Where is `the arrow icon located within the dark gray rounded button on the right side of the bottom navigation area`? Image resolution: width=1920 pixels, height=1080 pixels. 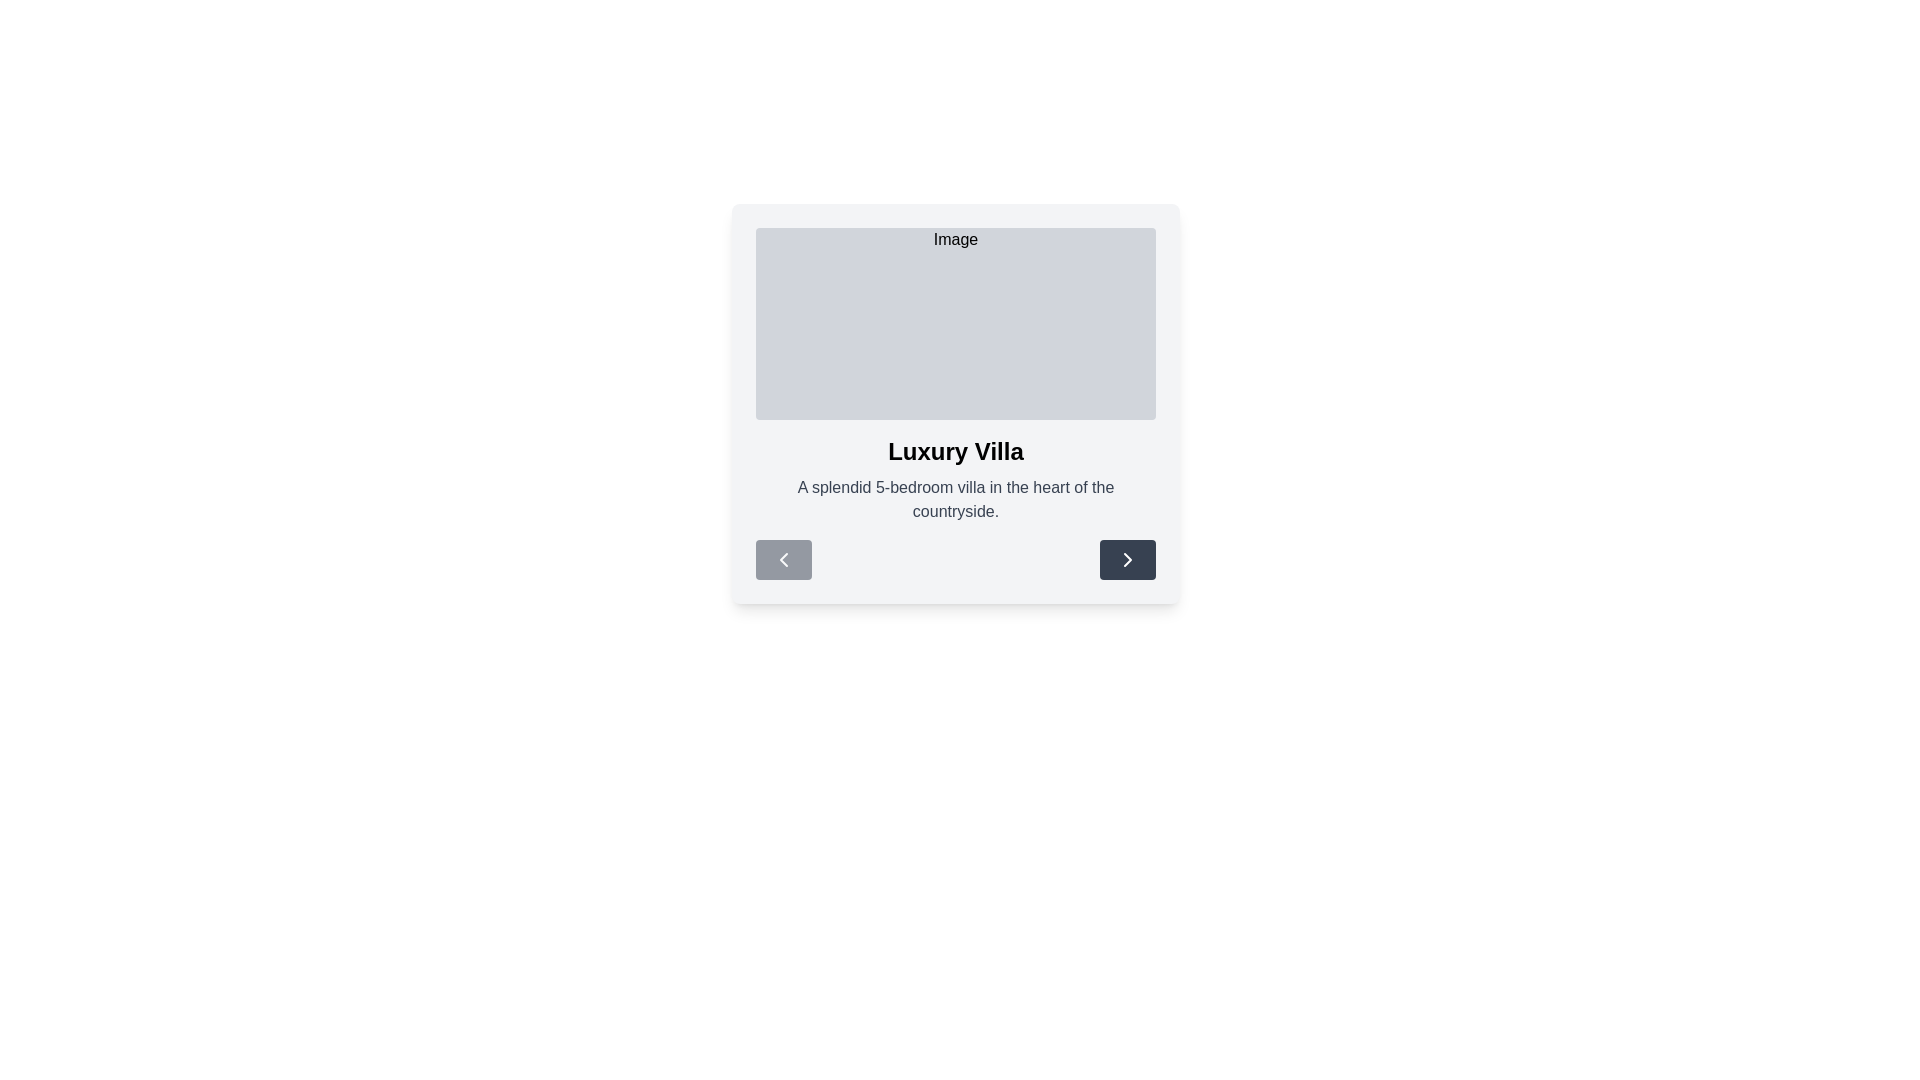
the arrow icon located within the dark gray rounded button on the right side of the bottom navigation area is located at coordinates (1128, 559).